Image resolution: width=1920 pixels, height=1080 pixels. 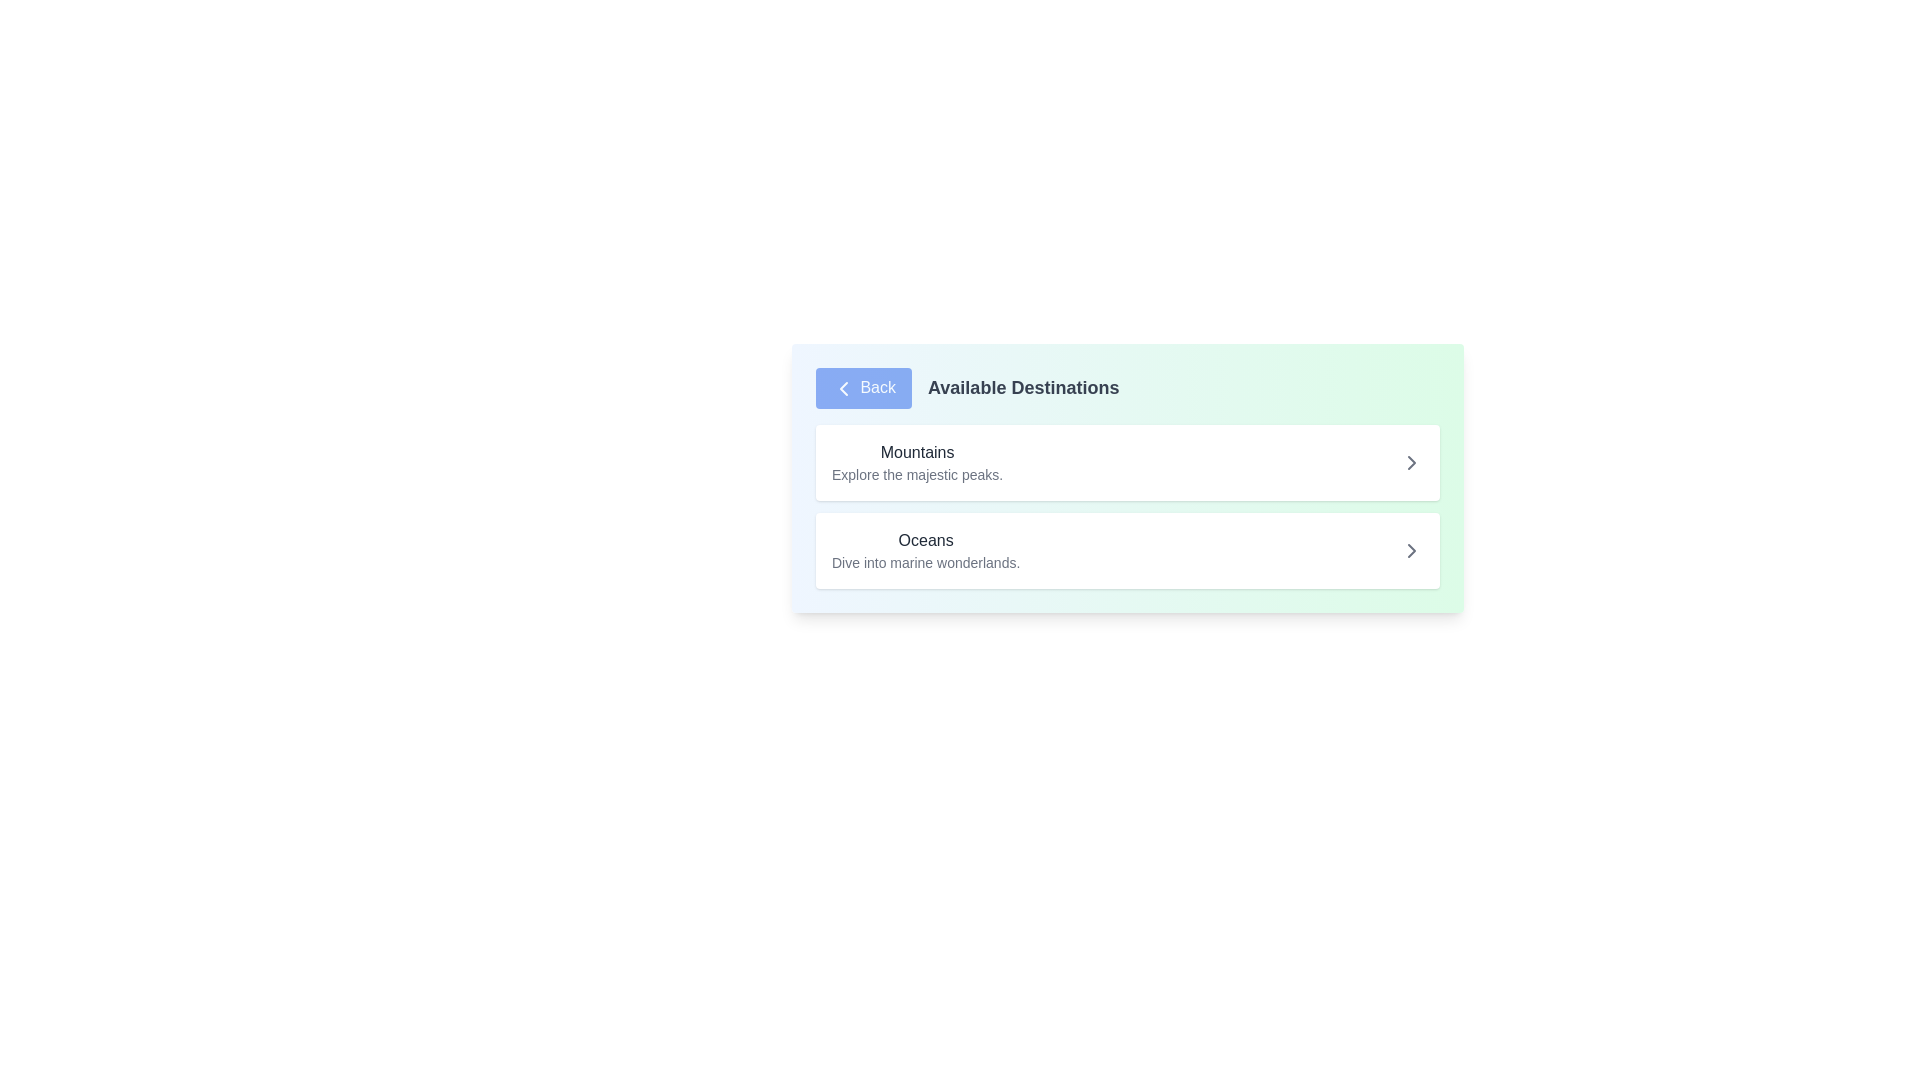 What do you see at coordinates (1410, 462) in the screenshot?
I see `the small right-pointing chevron icon with a thin outline, located at the far right end of the 'Mountains' box` at bounding box center [1410, 462].